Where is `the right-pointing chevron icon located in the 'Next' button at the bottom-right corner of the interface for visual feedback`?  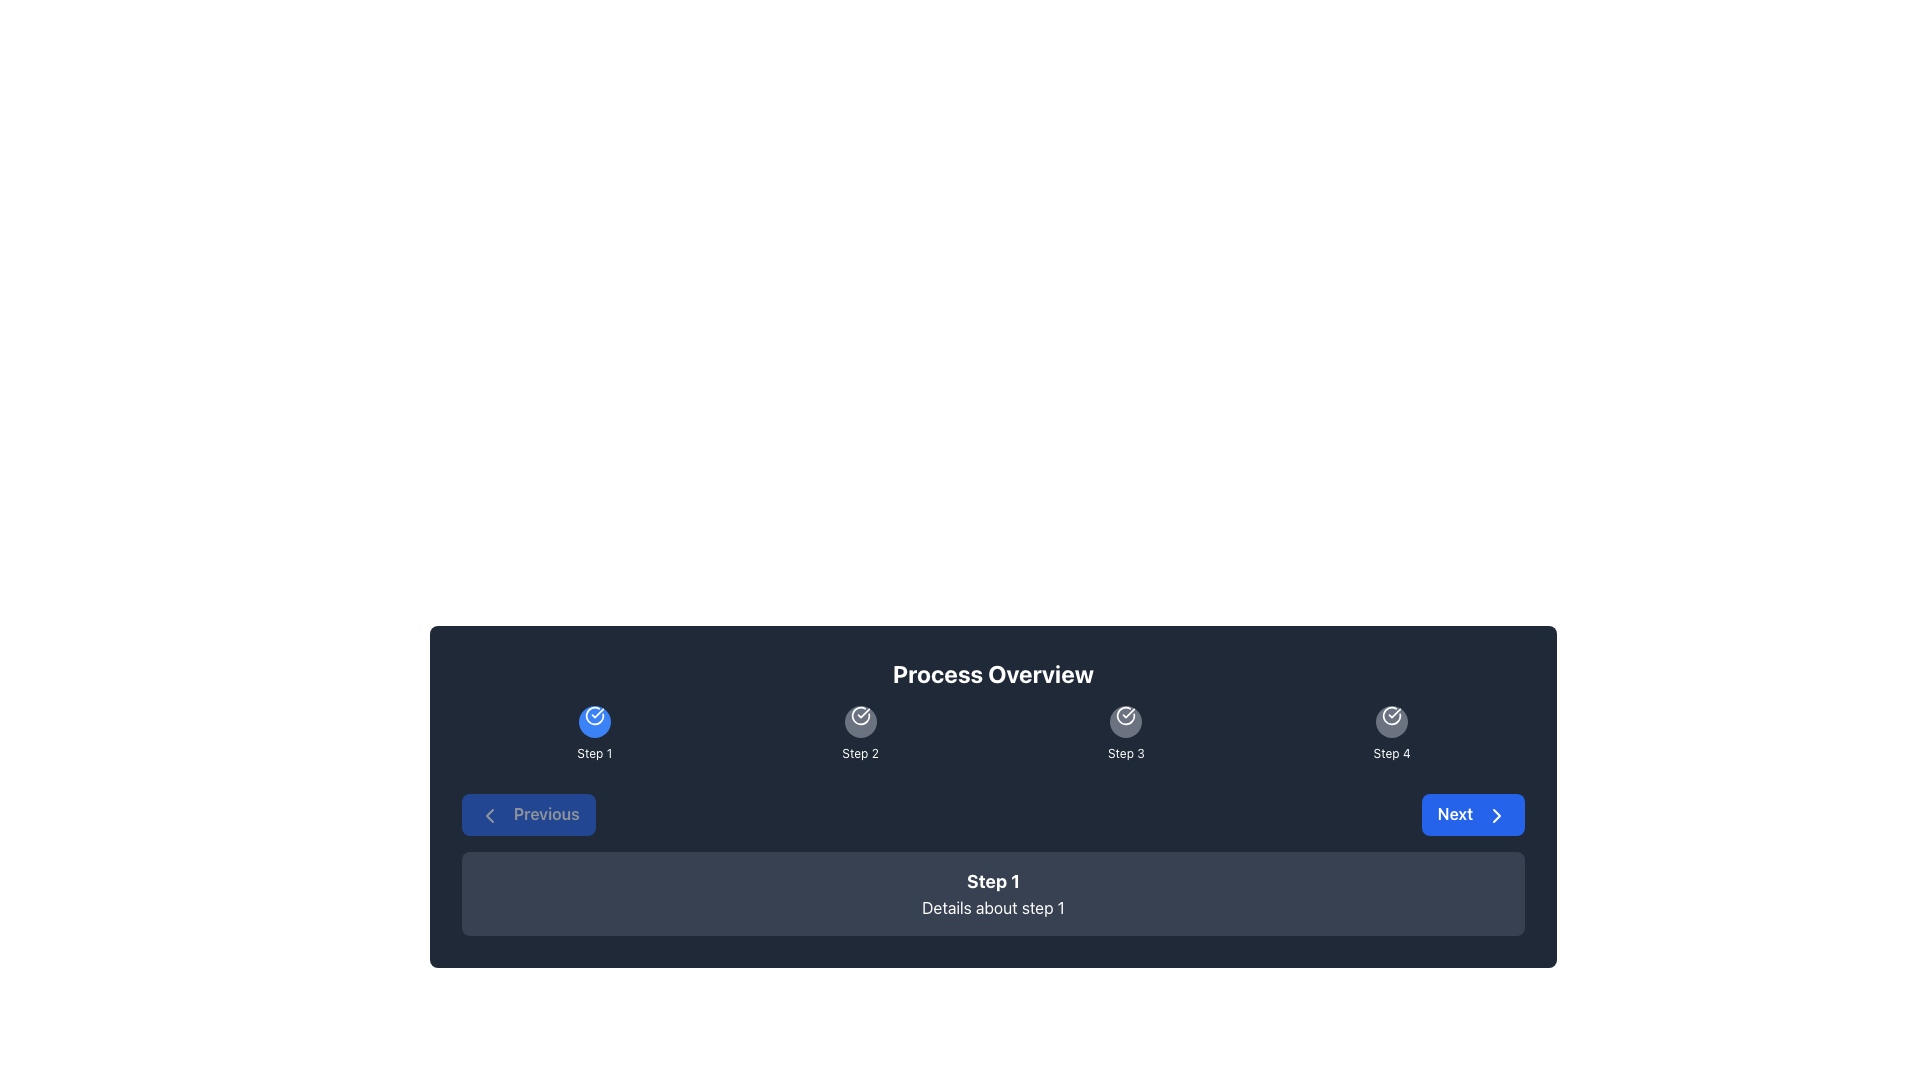
the right-pointing chevron icon located in the 'Next' button at the bottom-right corner of the interface for visual feedback is located at coordinates (1497, 814).